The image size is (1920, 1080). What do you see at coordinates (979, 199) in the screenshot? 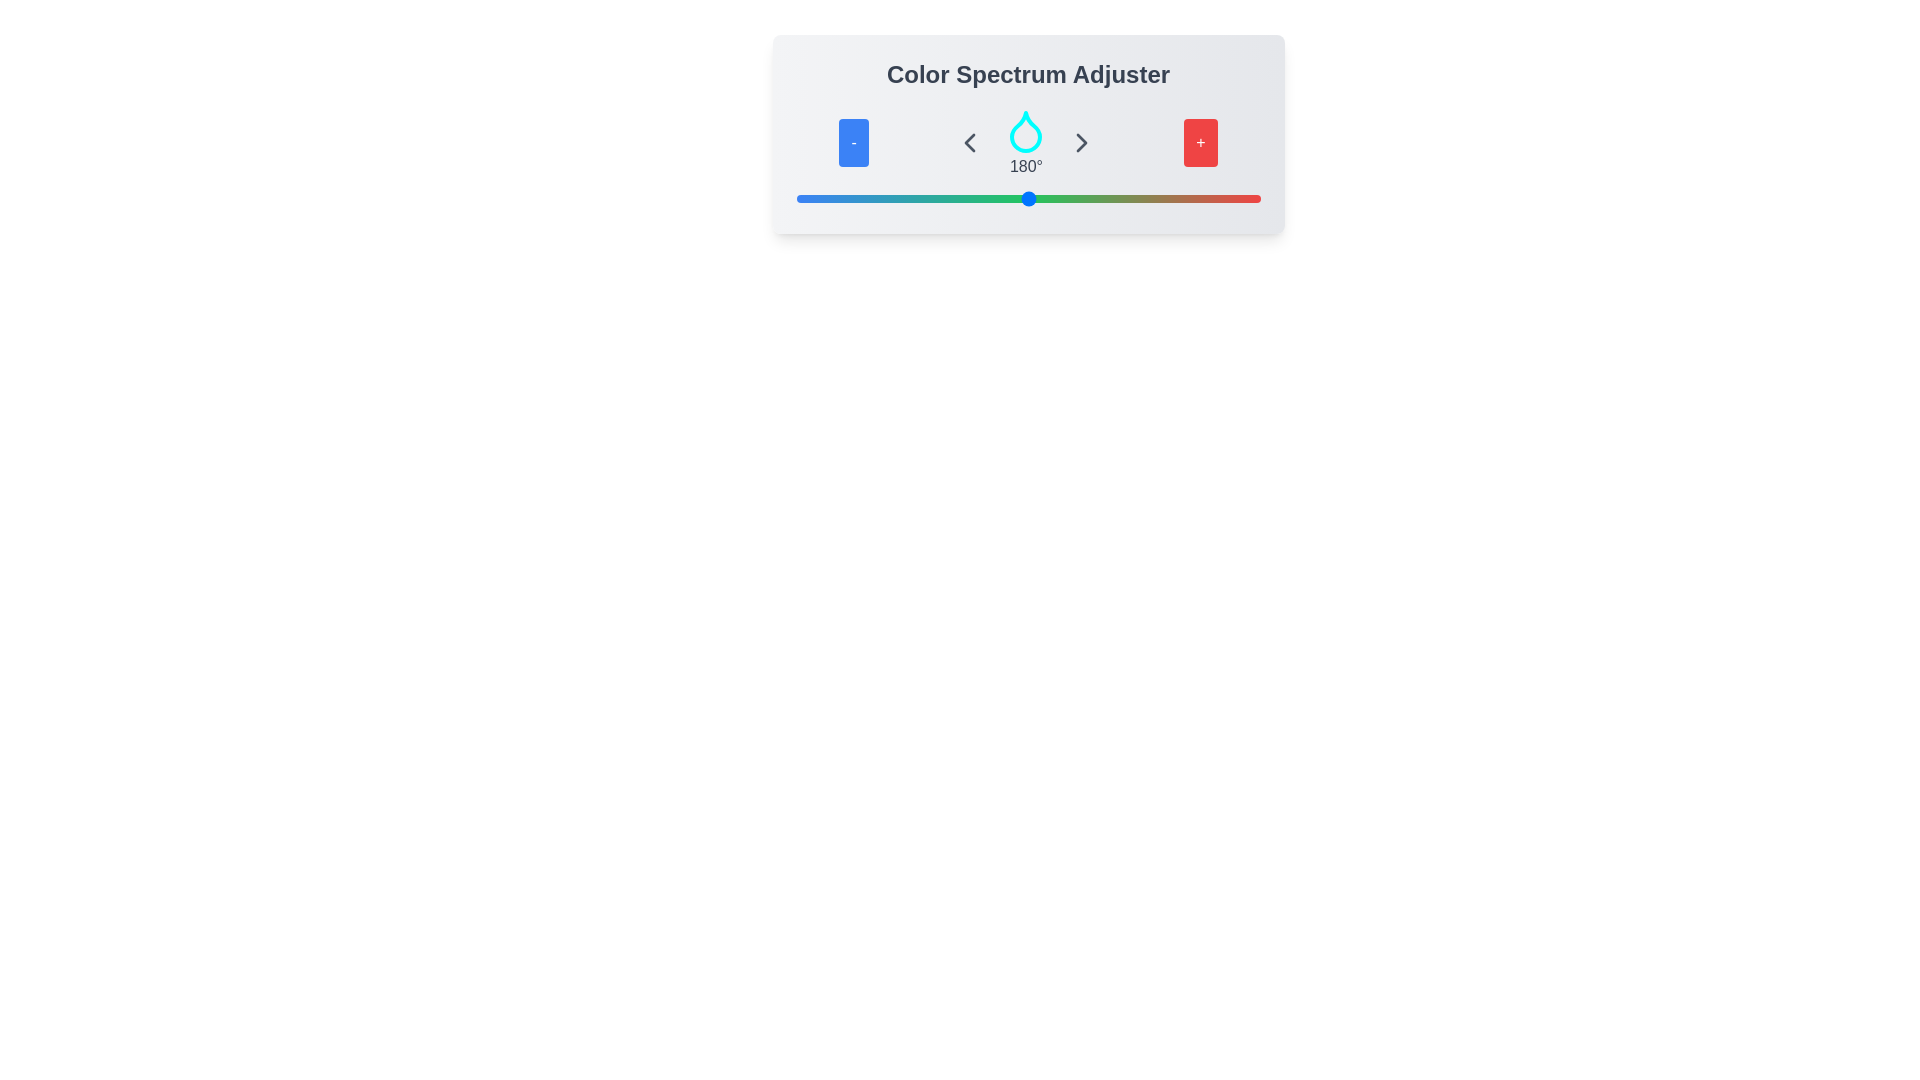
I see `the slider to set the color spectrum to 142` at bounding box center [979, 199].